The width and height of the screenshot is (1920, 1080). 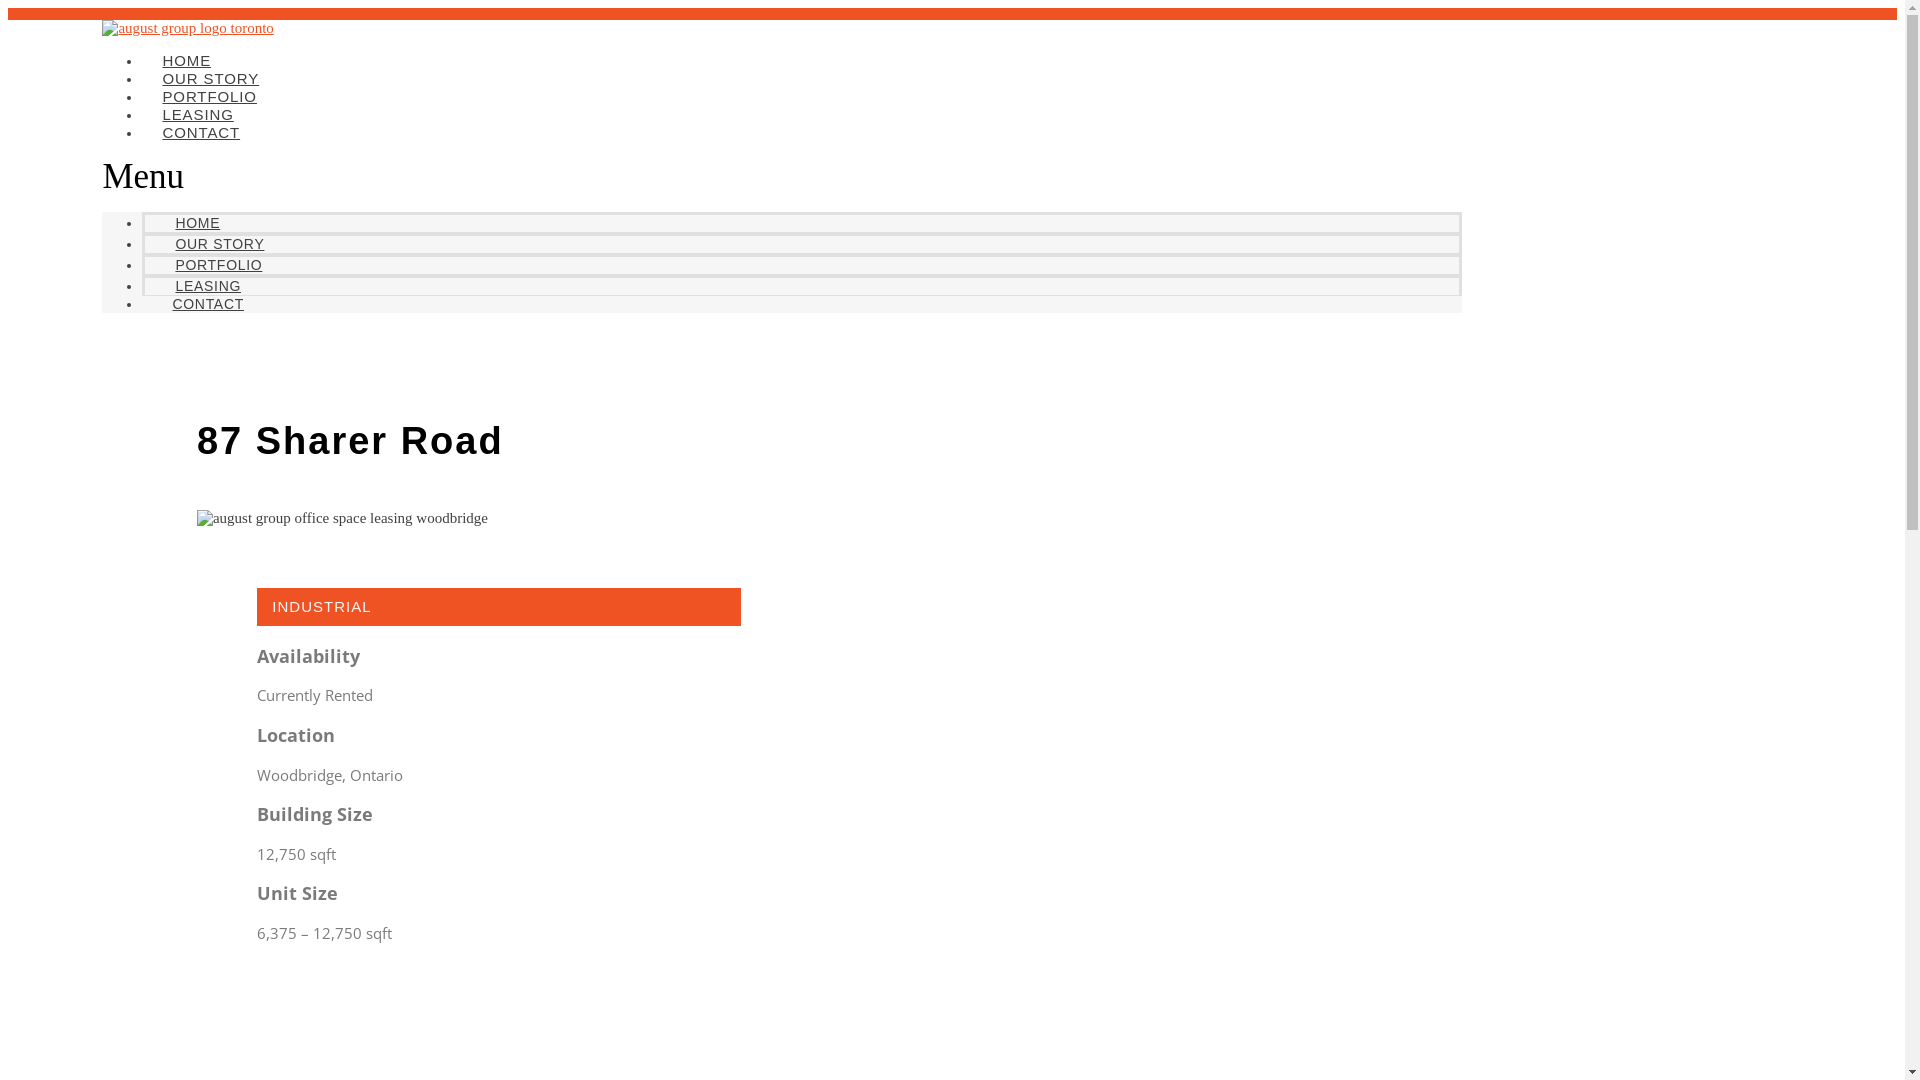 I want to click on 'HOME', so click(x=186, y=59).